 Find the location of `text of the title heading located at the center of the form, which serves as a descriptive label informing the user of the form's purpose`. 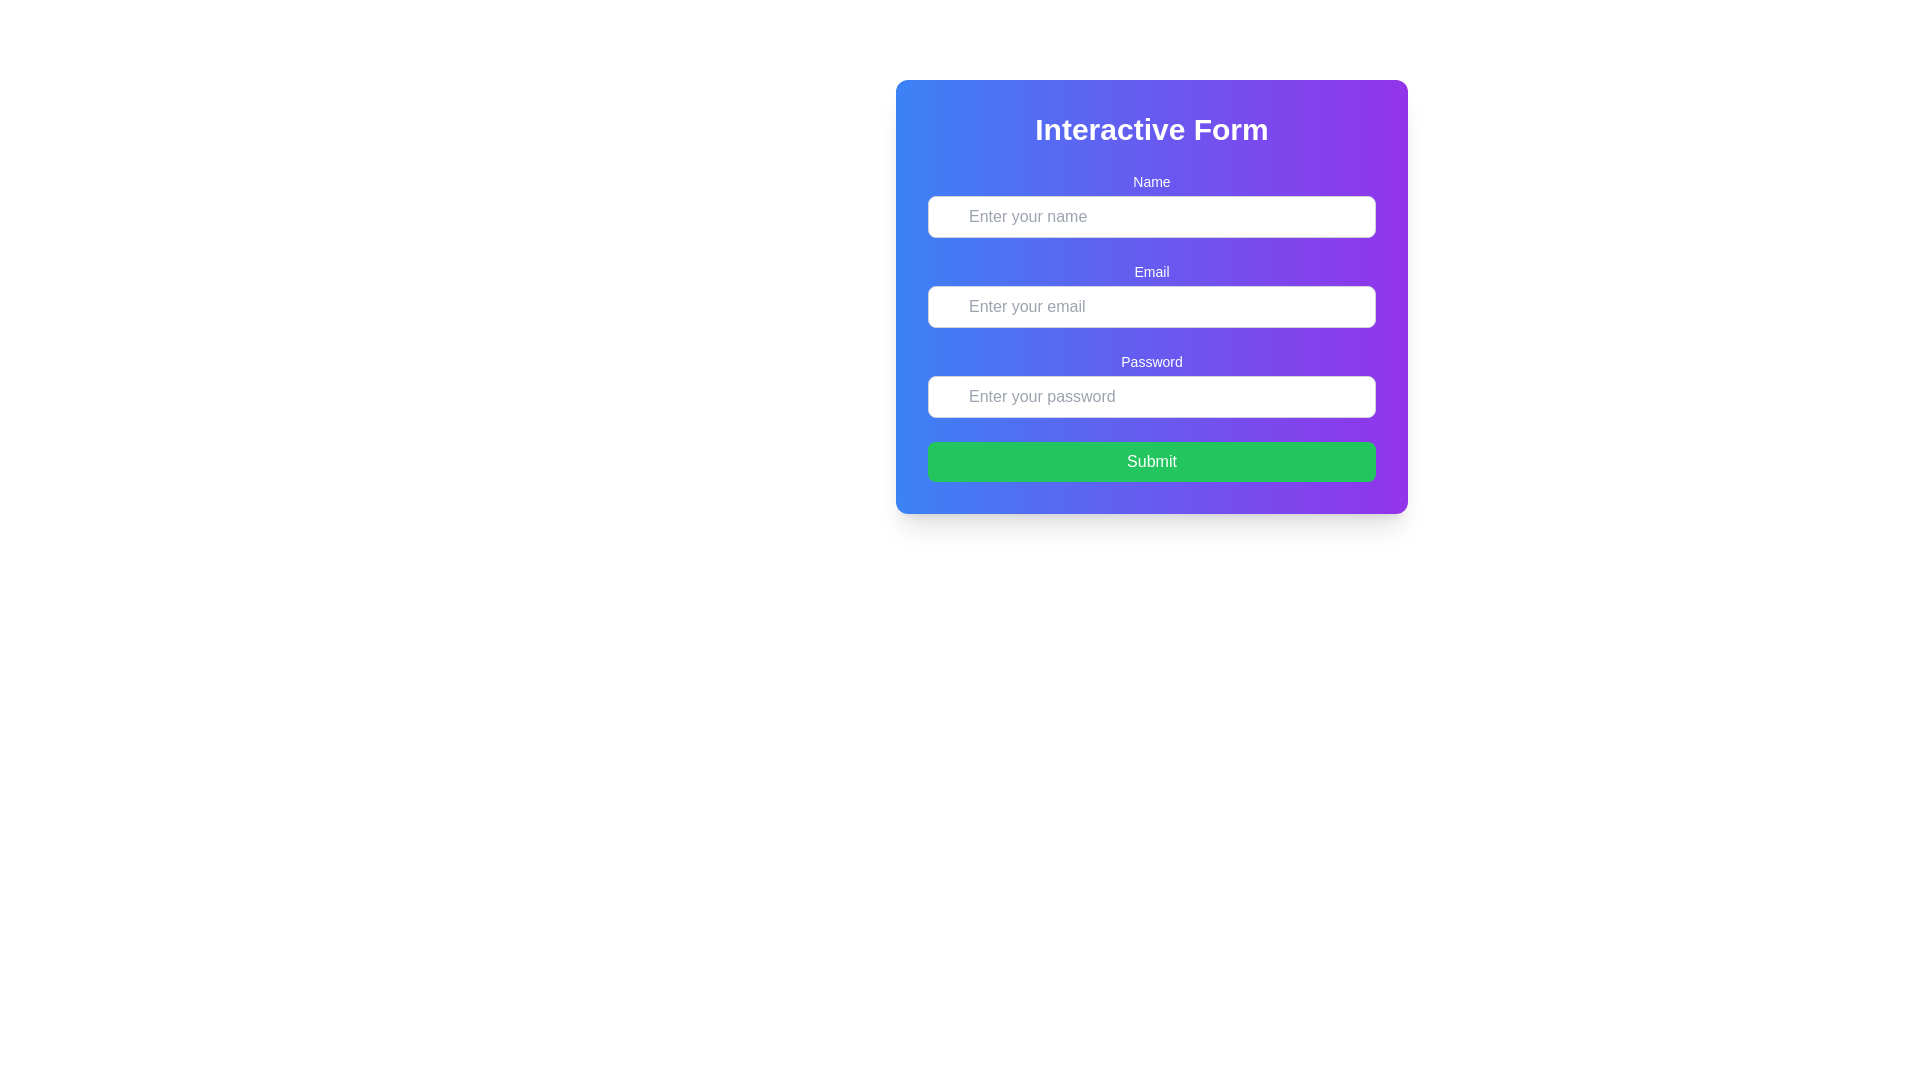

text of the title heading located at the center of the form, which serves as a descriptive label informing the user of the form's purpose is located at coordinates (1152, 130).